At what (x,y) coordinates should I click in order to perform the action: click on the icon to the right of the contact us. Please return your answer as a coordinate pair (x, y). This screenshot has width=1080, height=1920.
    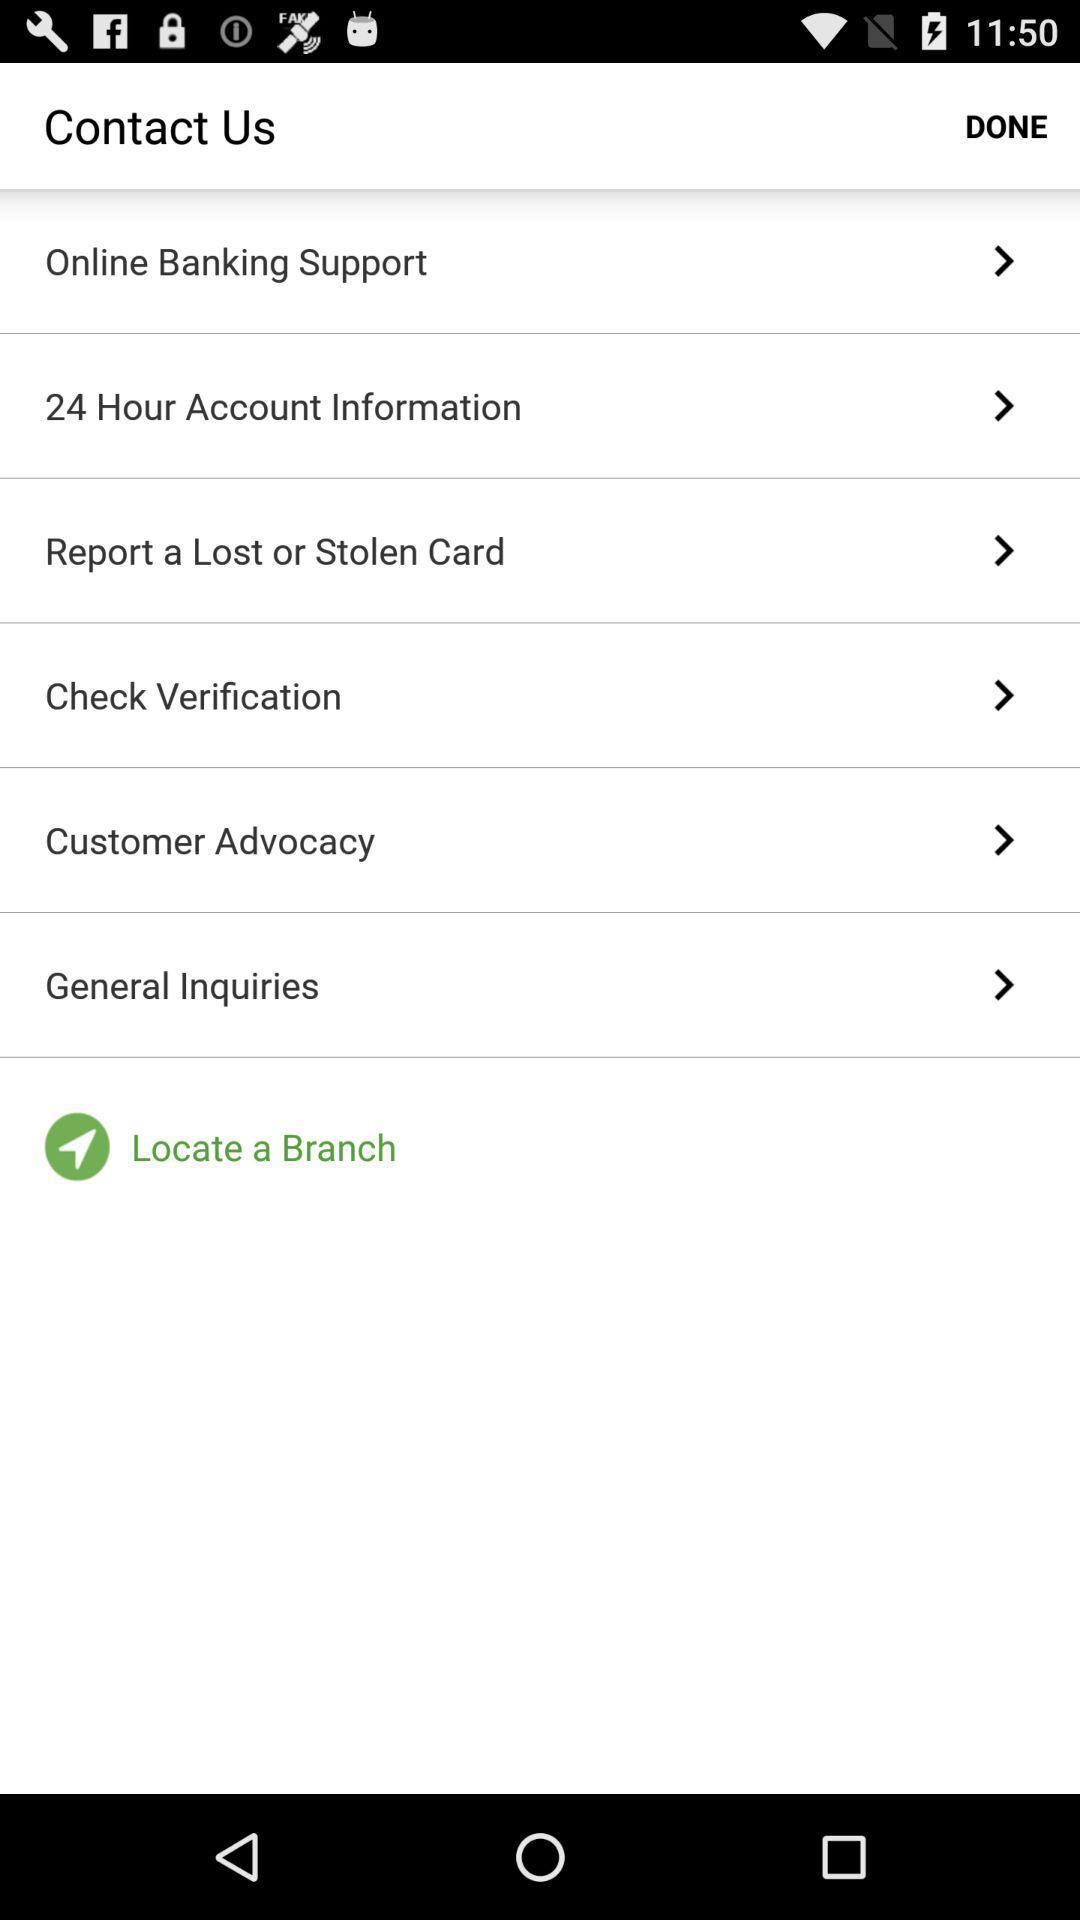
    Looking at the image, I should click on (1006, 124).